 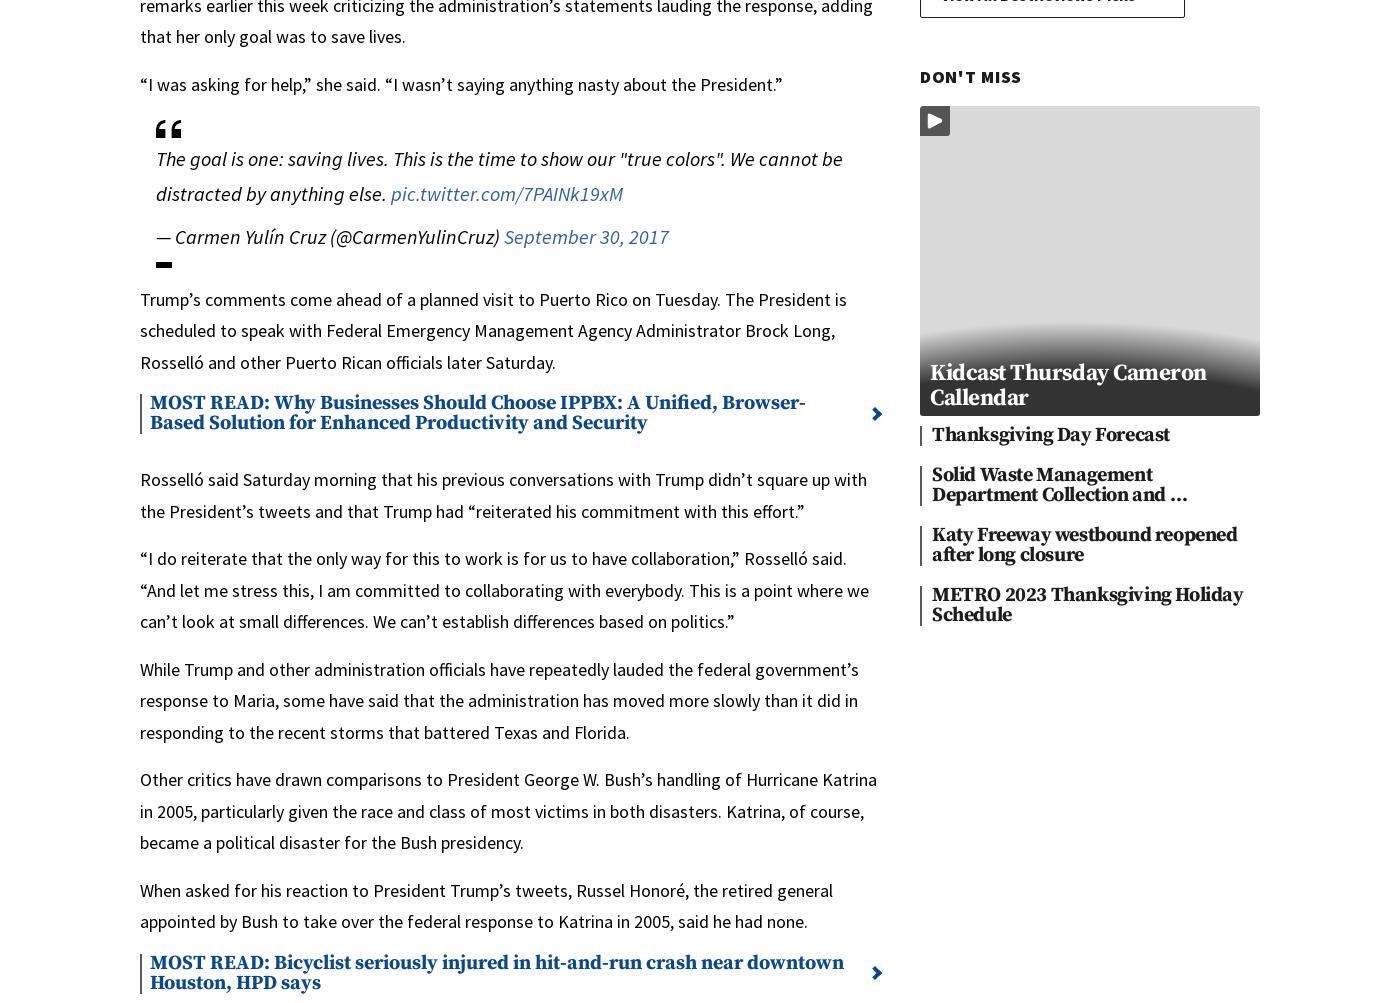 What do you see at coordinates (586, 236) in the screenshot?
I see `'September 30, 2017'` at bounding box center [586, 236].